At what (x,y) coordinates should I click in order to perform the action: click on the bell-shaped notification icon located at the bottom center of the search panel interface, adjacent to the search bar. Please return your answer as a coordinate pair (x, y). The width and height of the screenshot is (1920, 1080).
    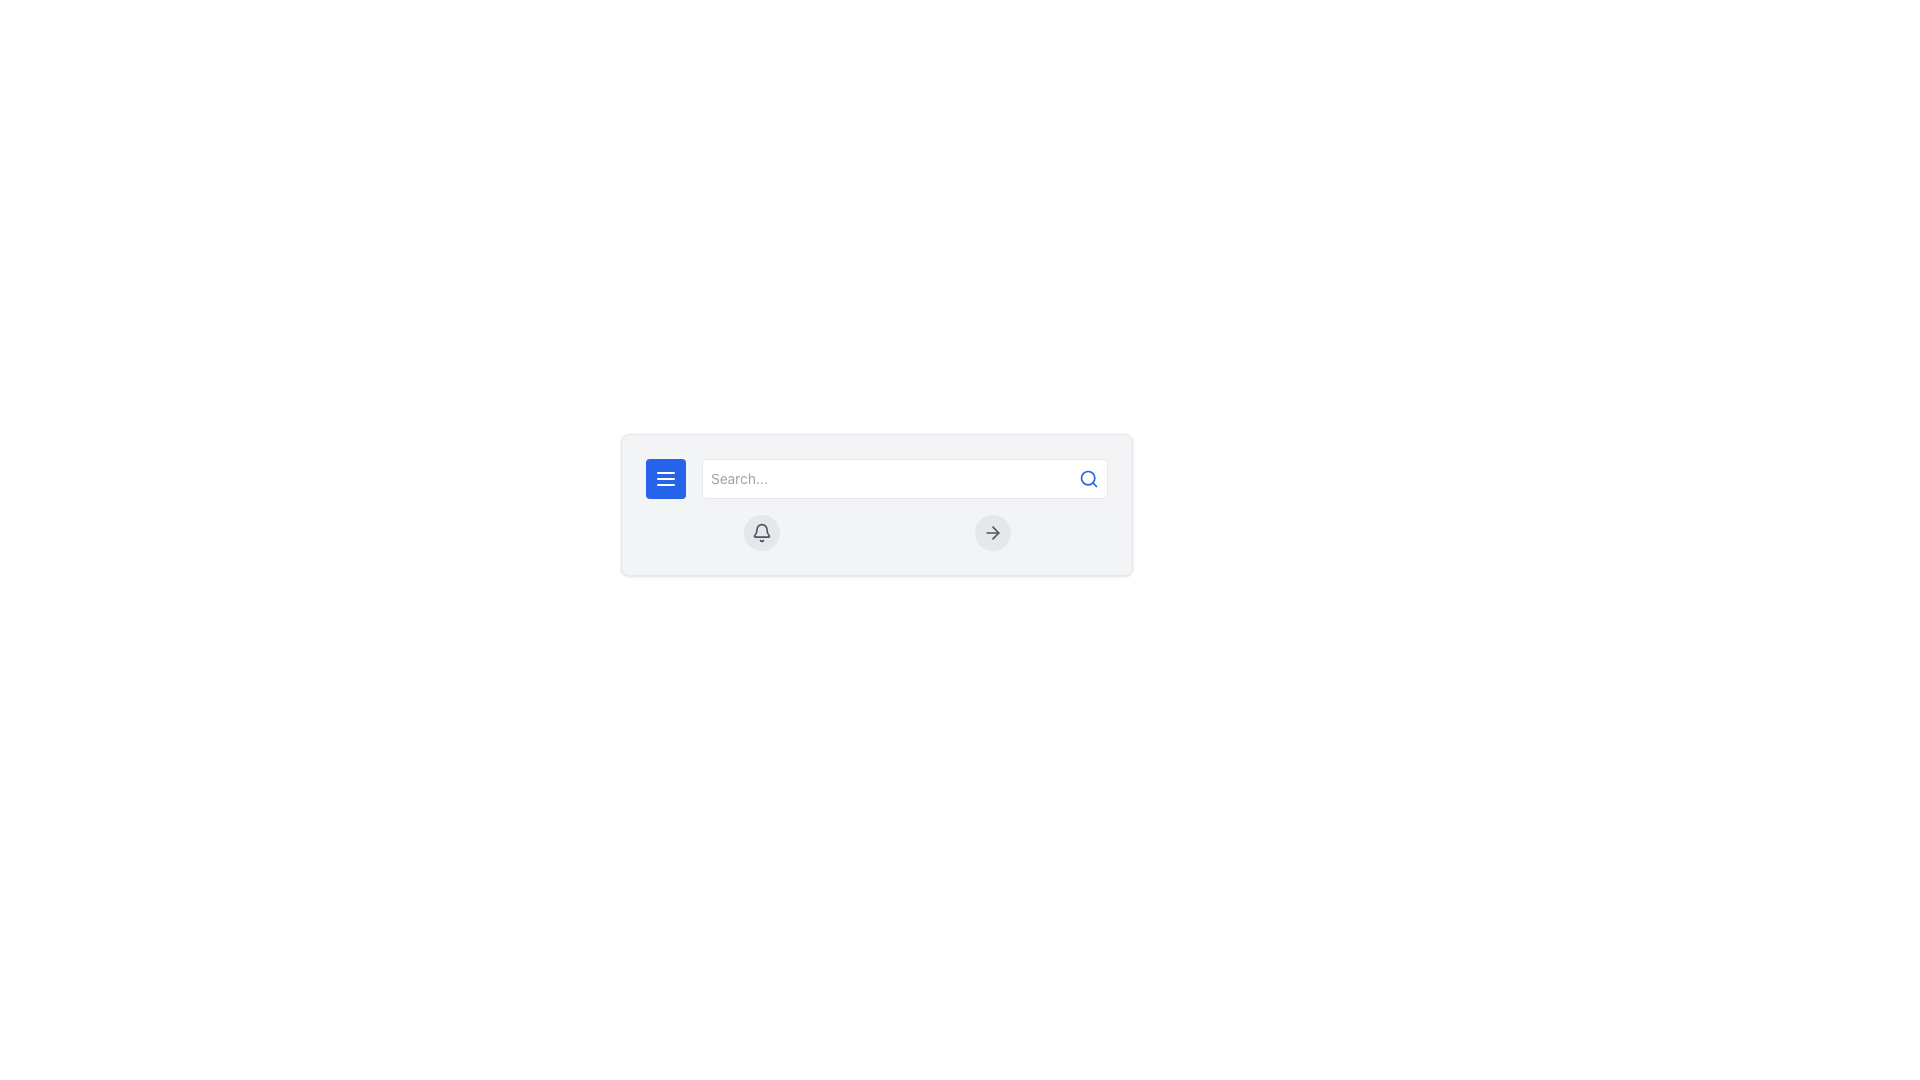
    Looking at the image, I should click on (760, 529).